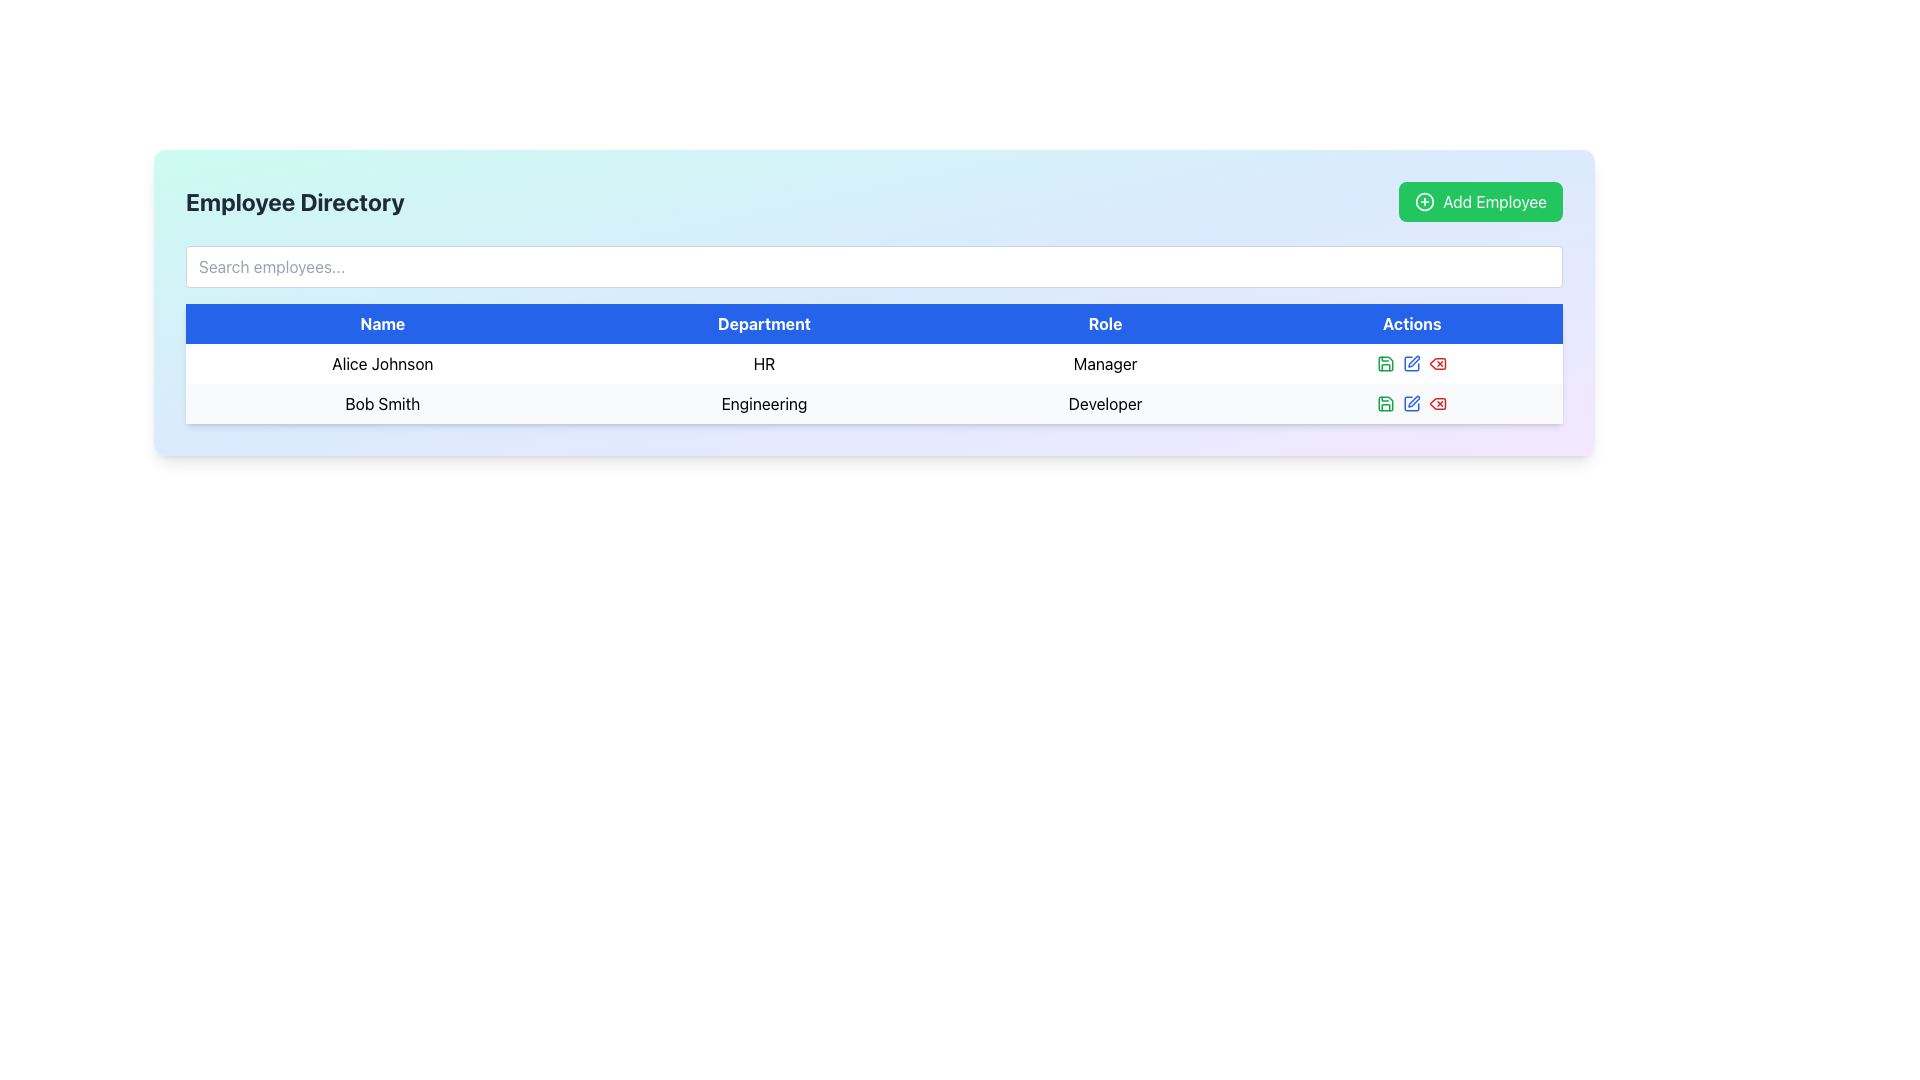 The height and width of the screenshot is (1080, 1920). Describe the element at coordinates (763, 363) in the screenshot. I see `the Text Label representing the department of the employee 'Alice Johnson', located in the 'Department' column of the table layout` at that location.